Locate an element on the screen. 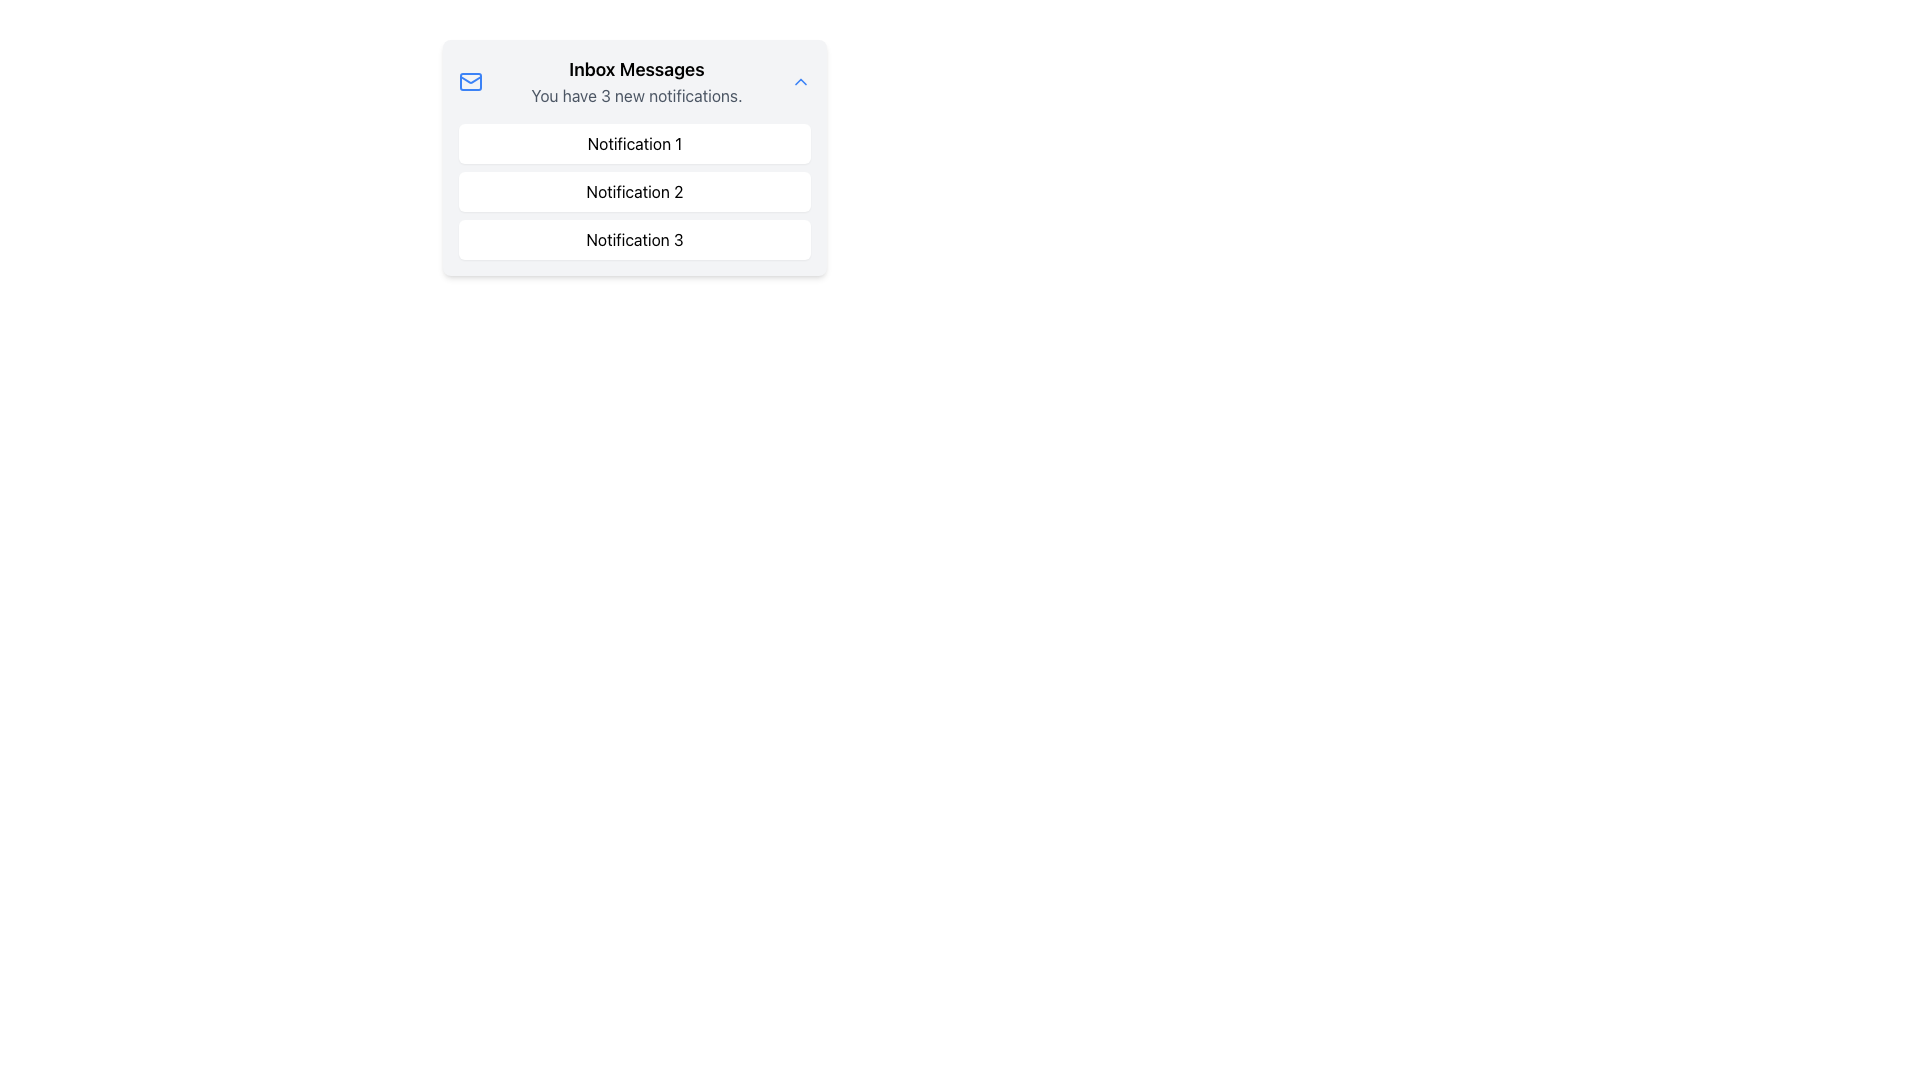 The width and height of the screenshot is (1920, 1080). the 'Inbox Messages' Text Label element, which is a prominently displayed dark text indicating the presence of new notifications is located at coordinates (636, 68).